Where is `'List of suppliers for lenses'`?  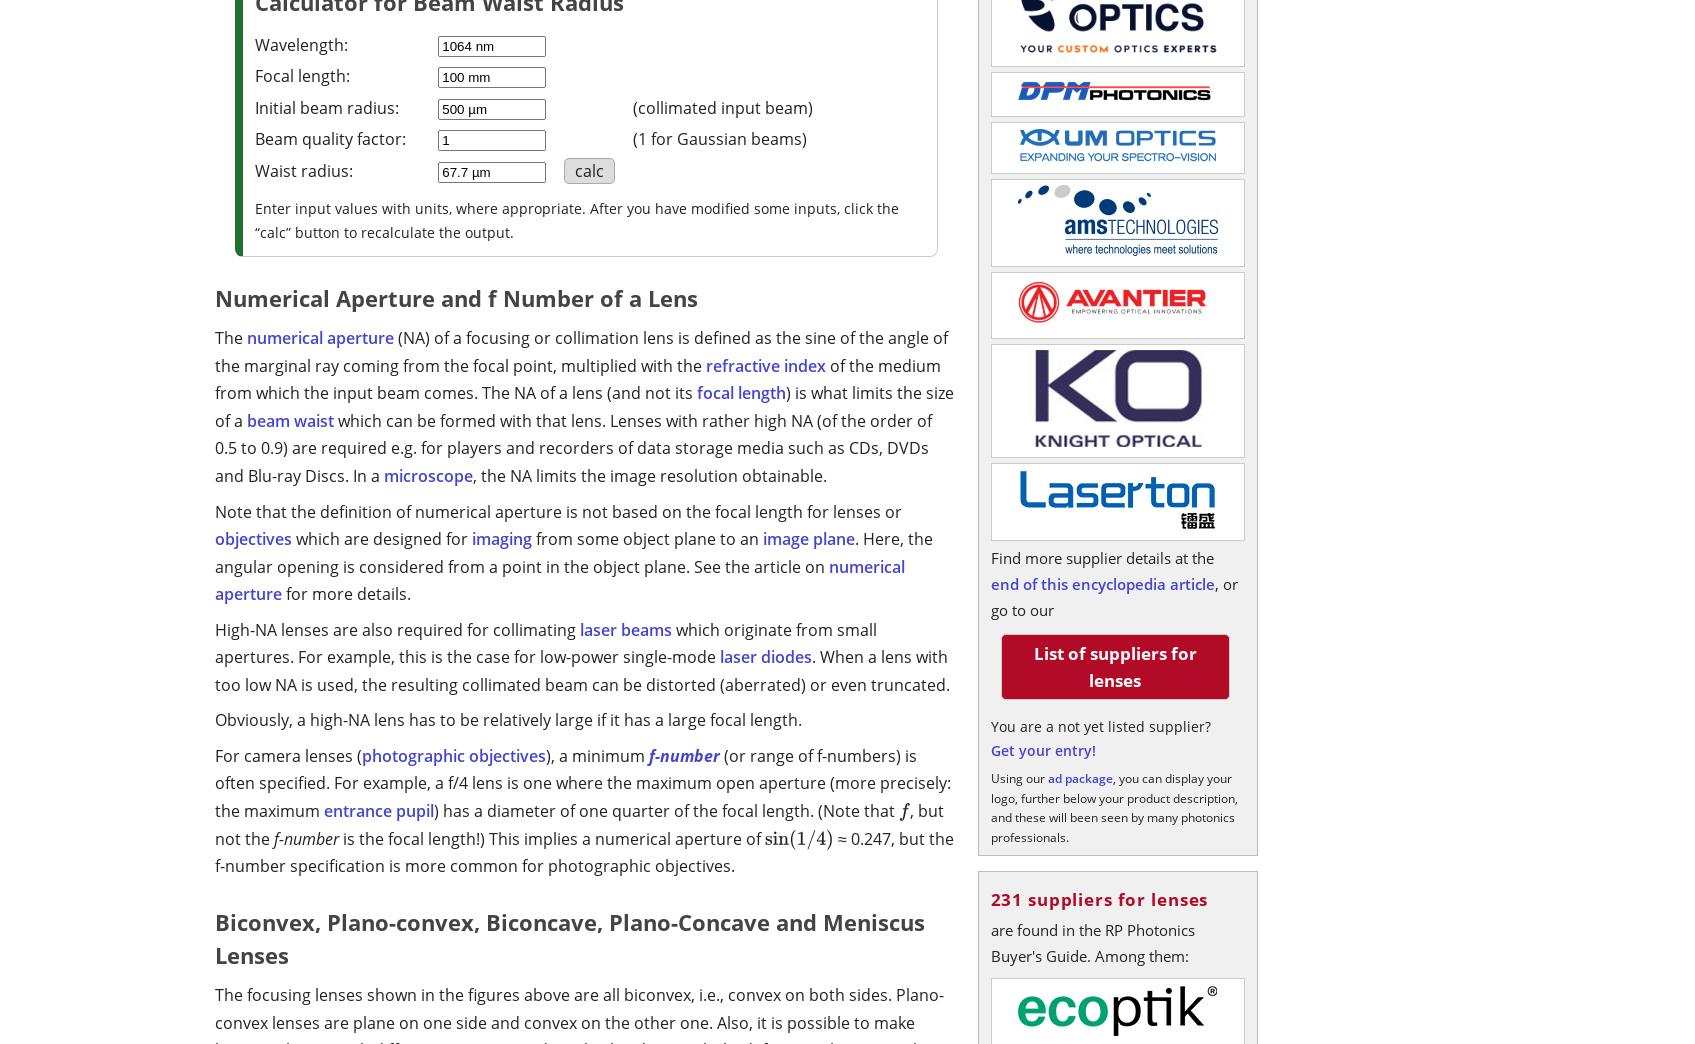
'List of suppliers for lenses' is located at coordinates (1113, 666).